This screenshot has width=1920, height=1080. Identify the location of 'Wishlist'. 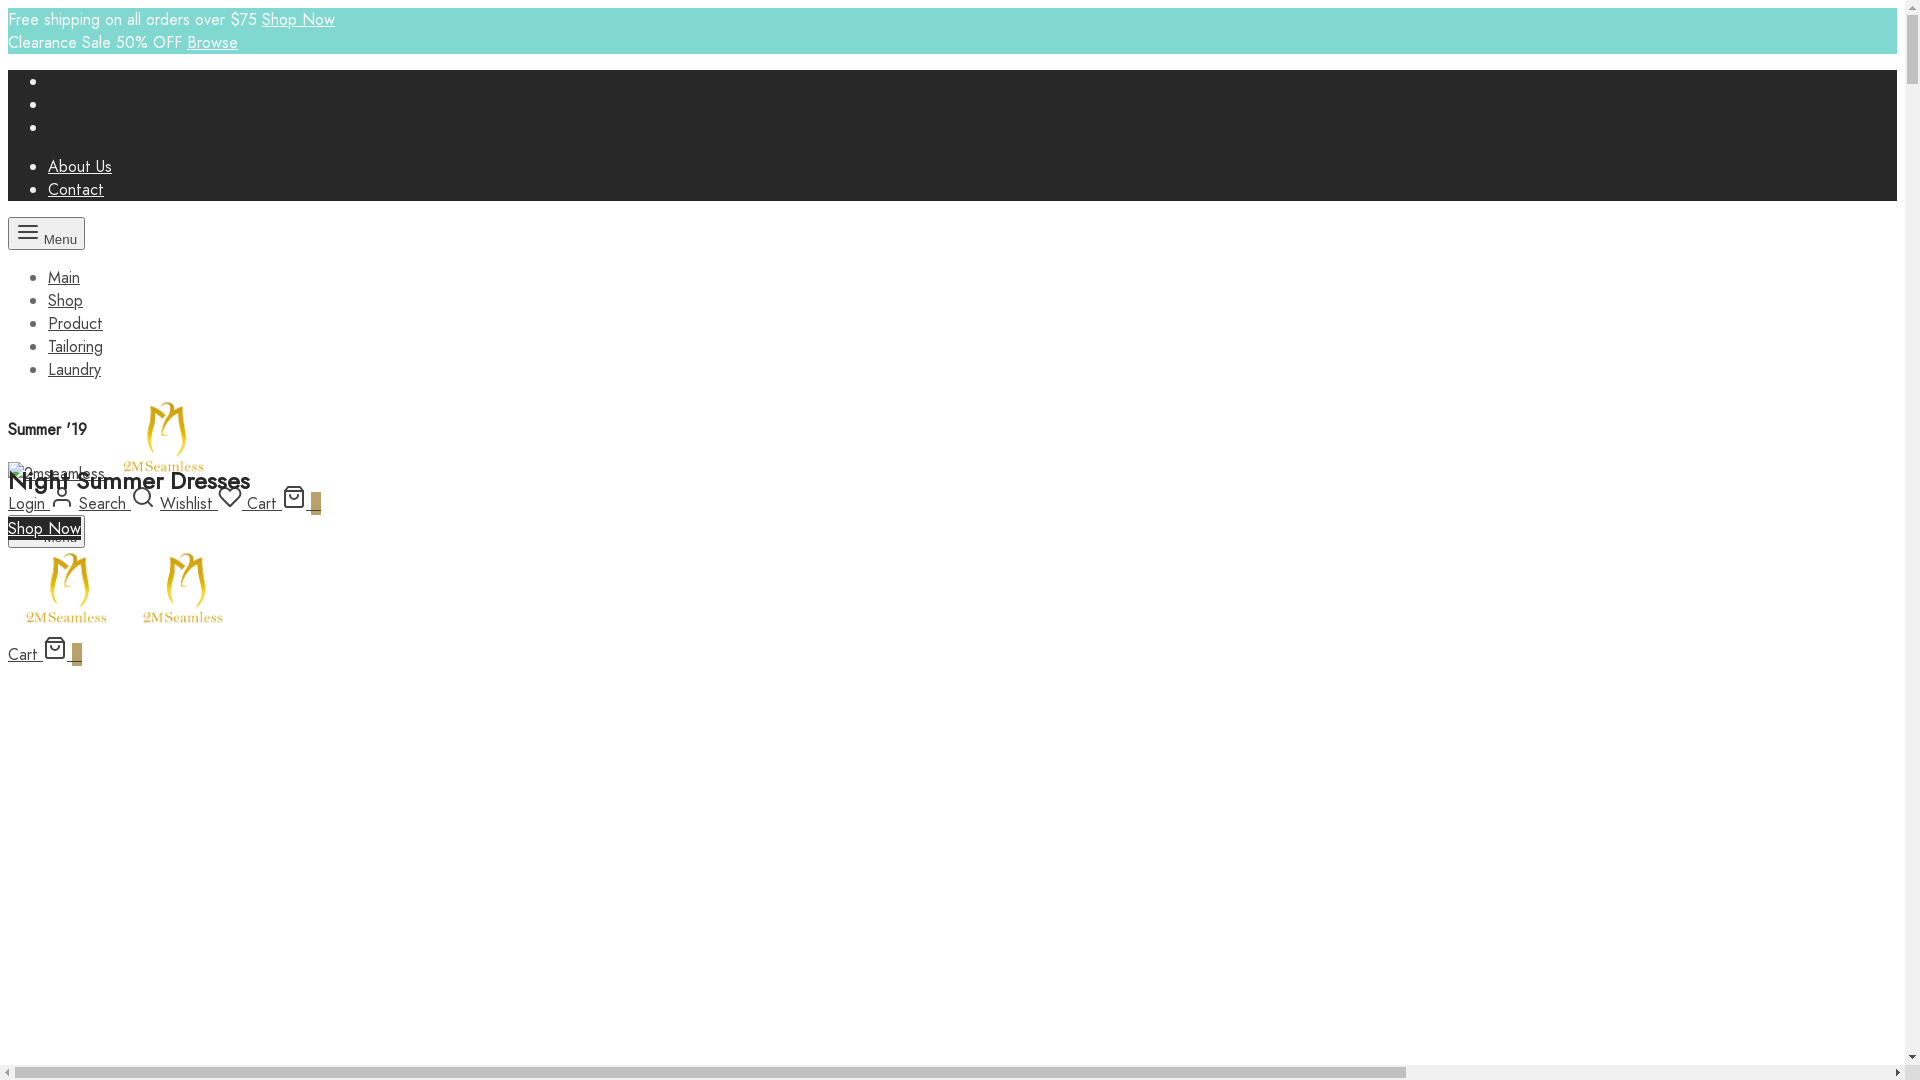
(203, 502).